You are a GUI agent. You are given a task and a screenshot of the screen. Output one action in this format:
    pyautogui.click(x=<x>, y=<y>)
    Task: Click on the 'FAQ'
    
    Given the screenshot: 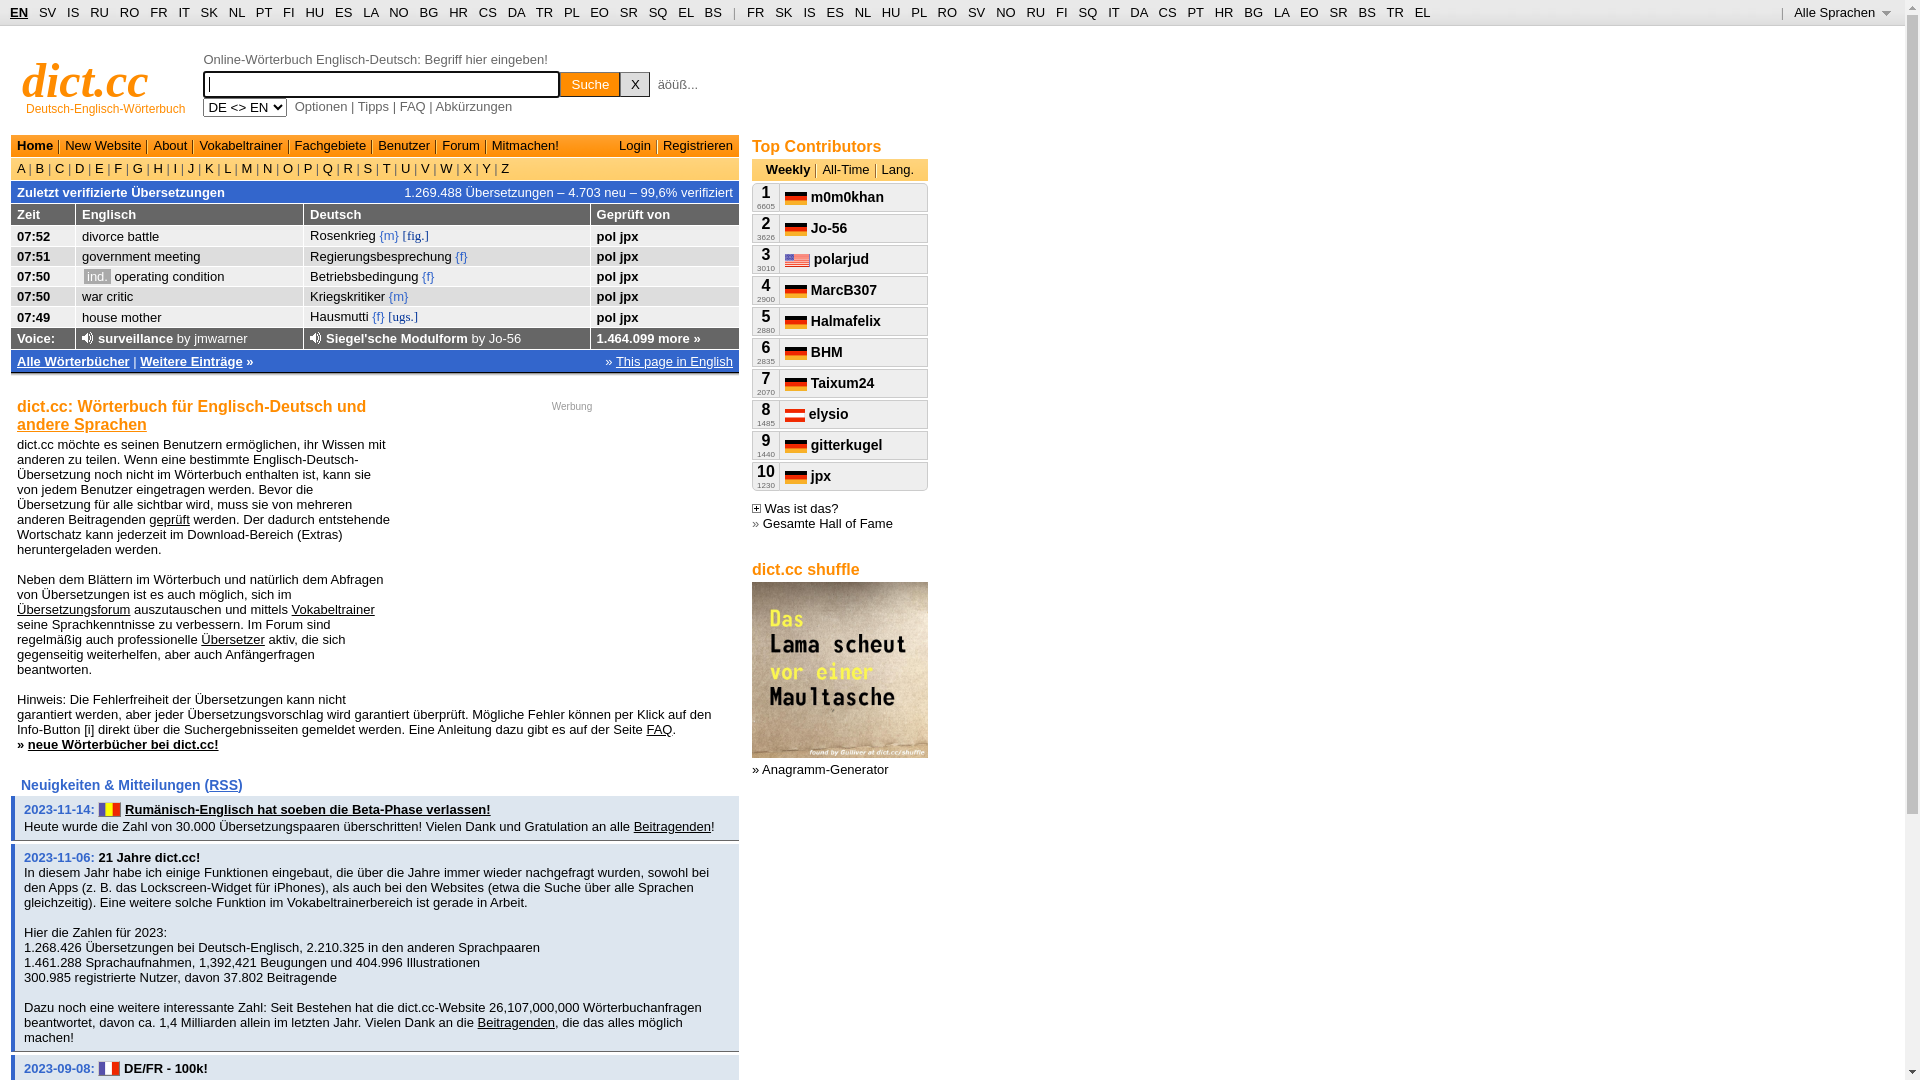 What is the action you would take?
    pyautogui.click(x=411, y=106)
    